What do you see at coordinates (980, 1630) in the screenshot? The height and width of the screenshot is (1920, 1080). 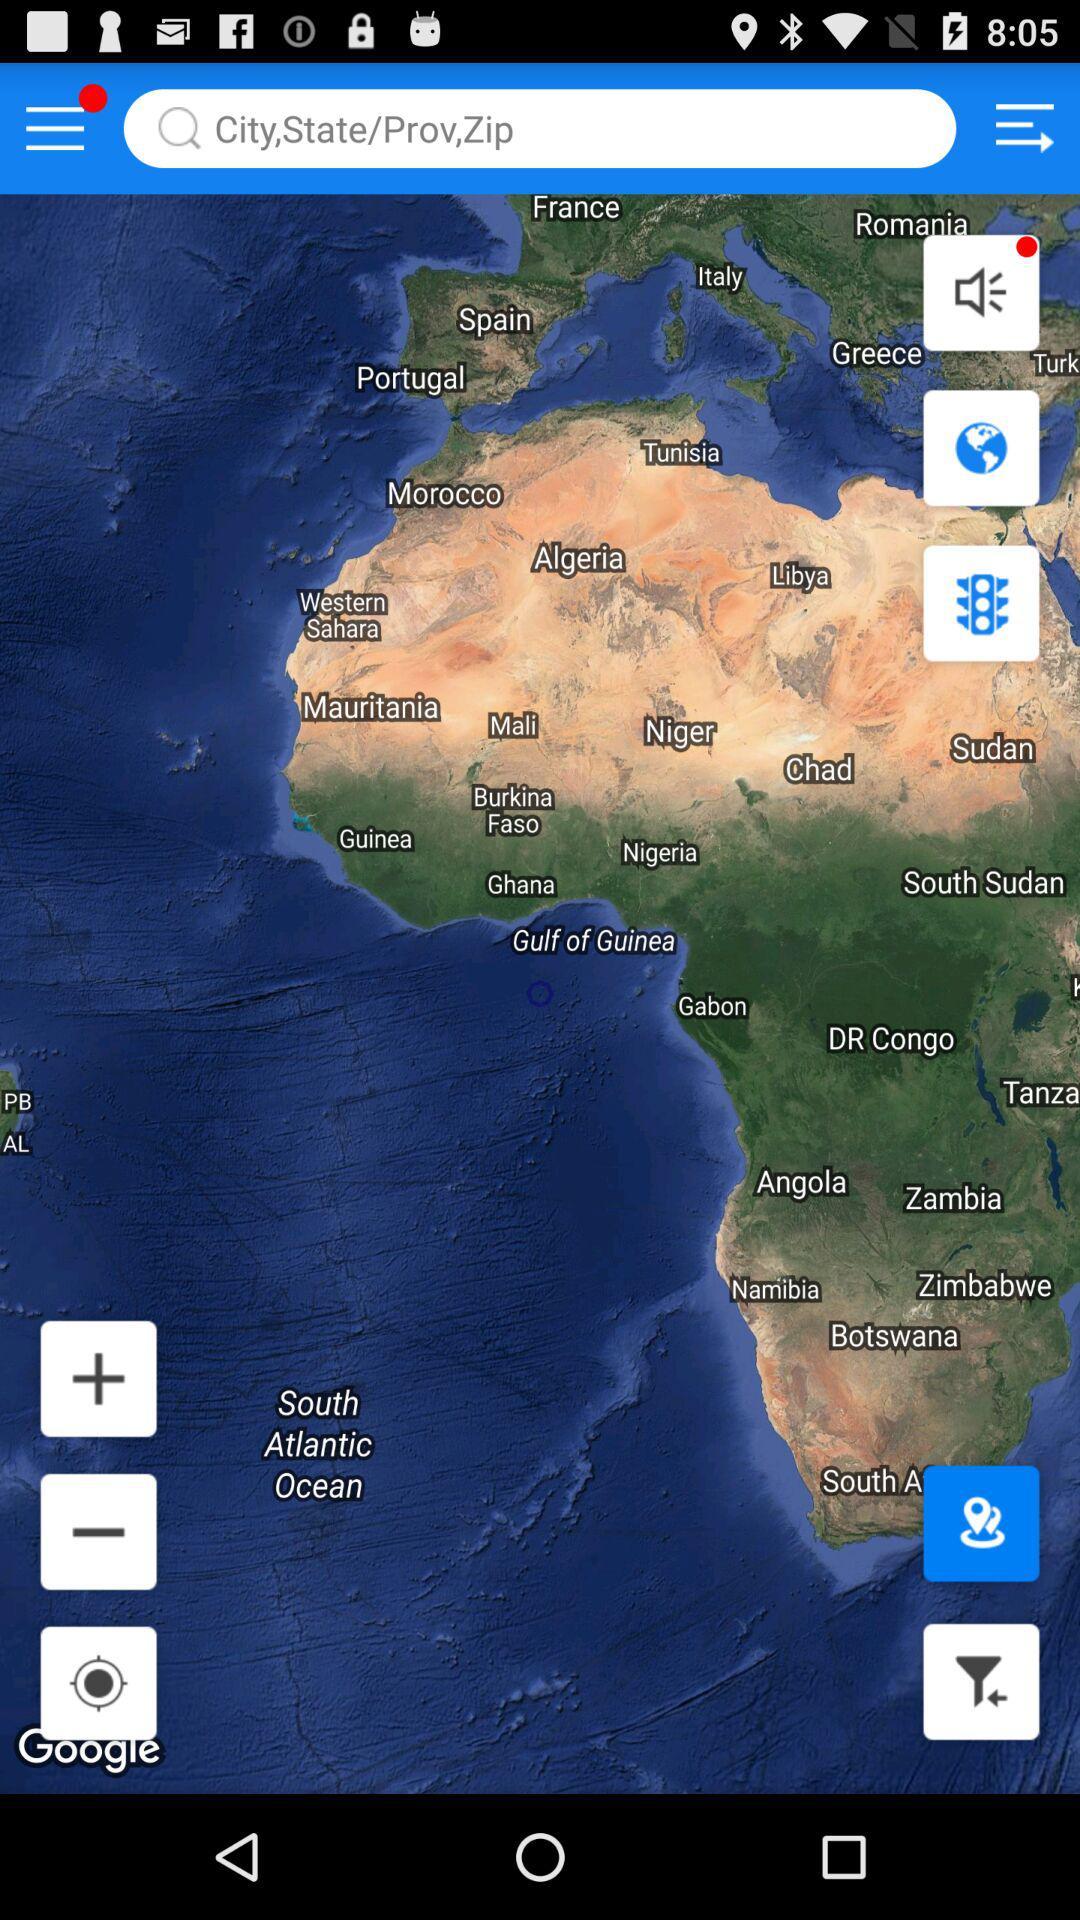 I see `the location icon` at bounding box center [980, 1630].